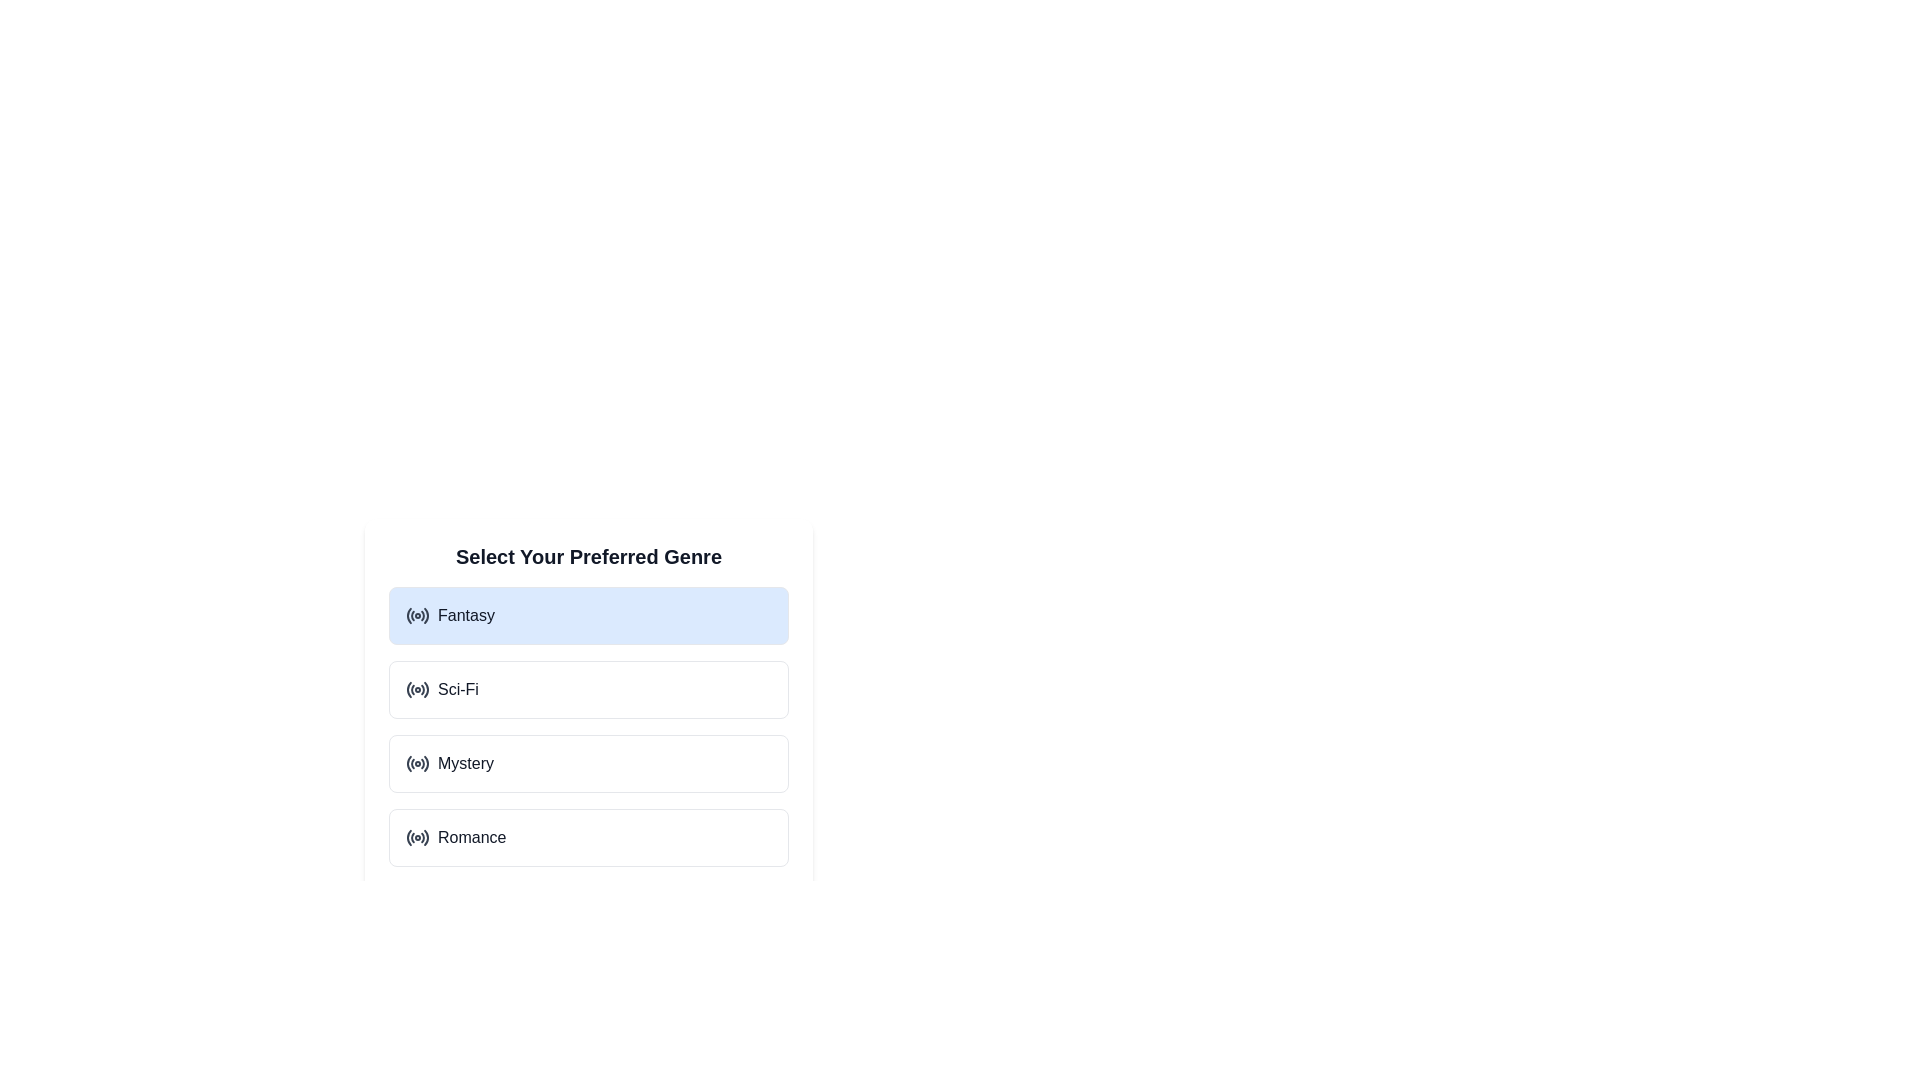 The image size is (1920, 1080). Describe the element at coordinates (464, 763) in the screenshot. I see `the 'Mystery' genre option text label, which is part of a vertical list of genre selectors, positioned third from the top` at that location.